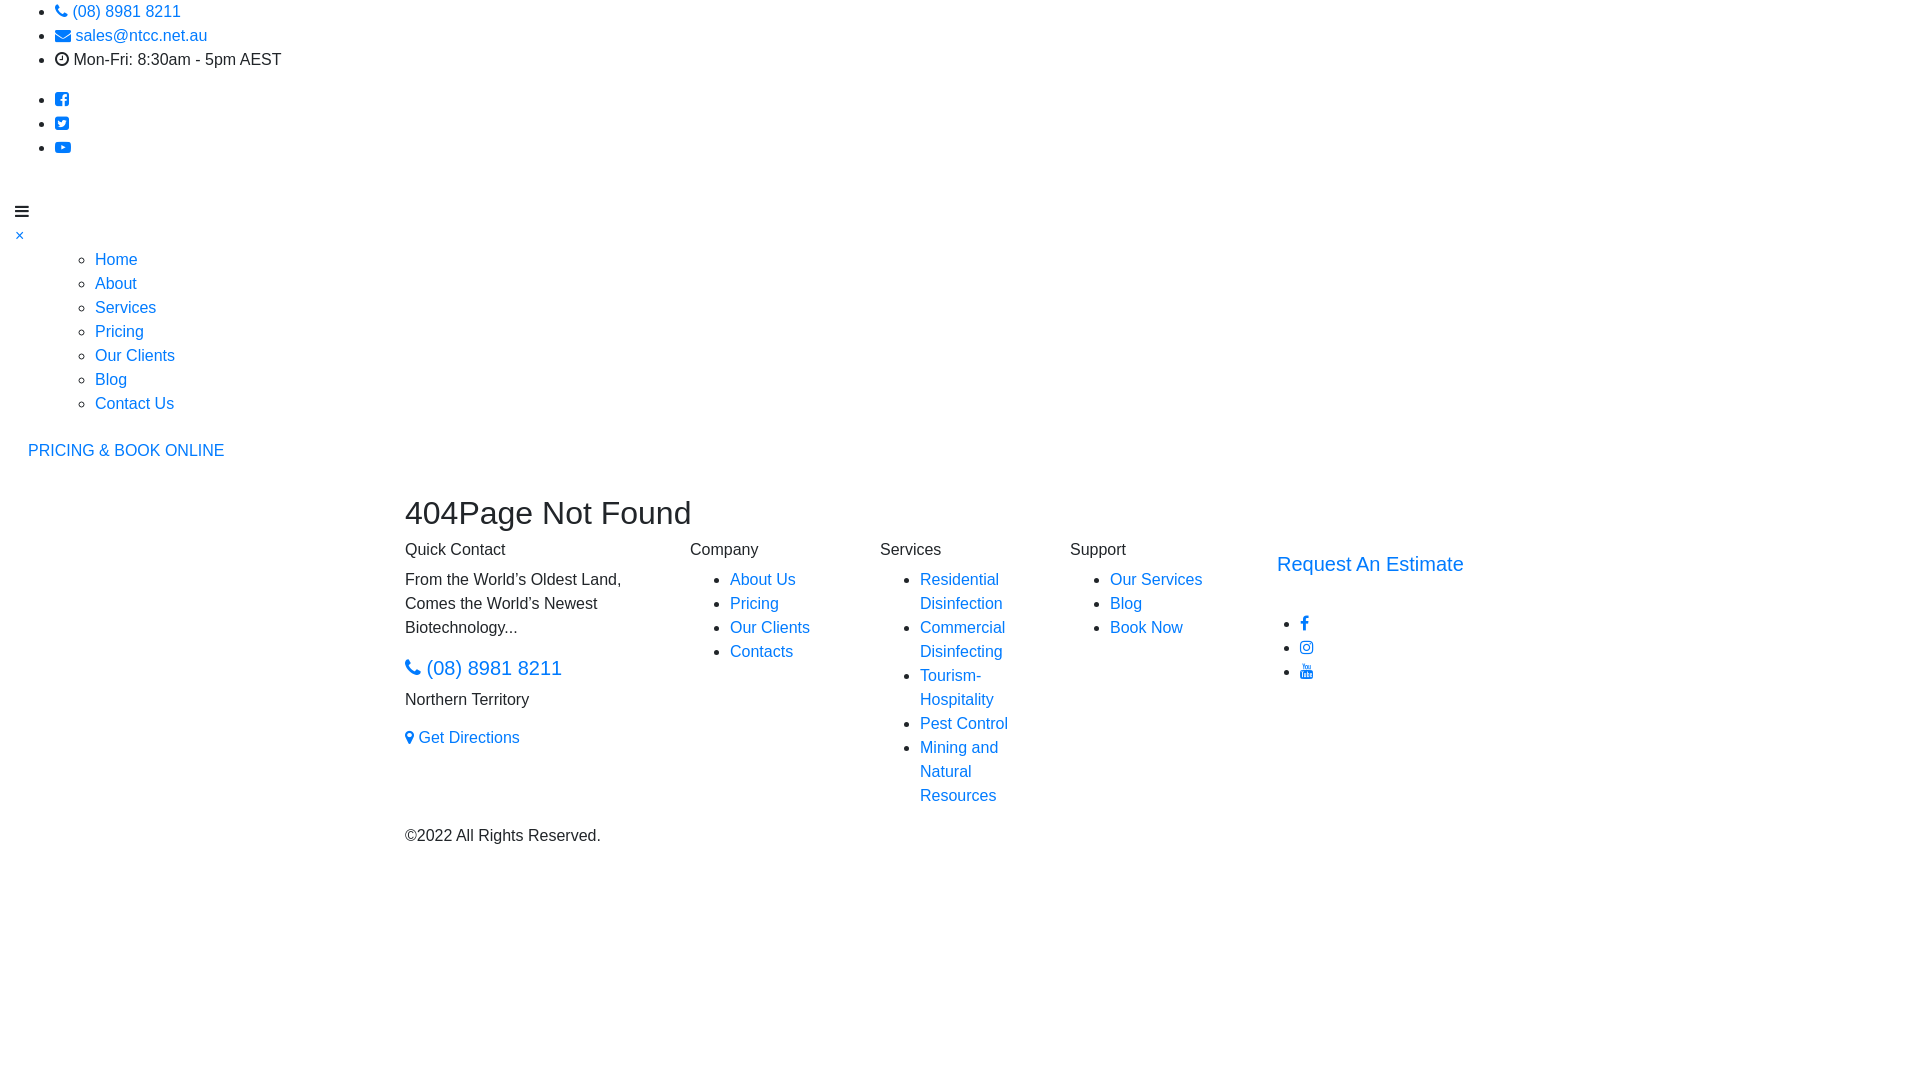 Image resolution: width=1920 pixels, height=1080 pixels. Describe the element at coordinates (955, 686) in the screenshot. I see `'Tourism-Hospitality'` at that location.